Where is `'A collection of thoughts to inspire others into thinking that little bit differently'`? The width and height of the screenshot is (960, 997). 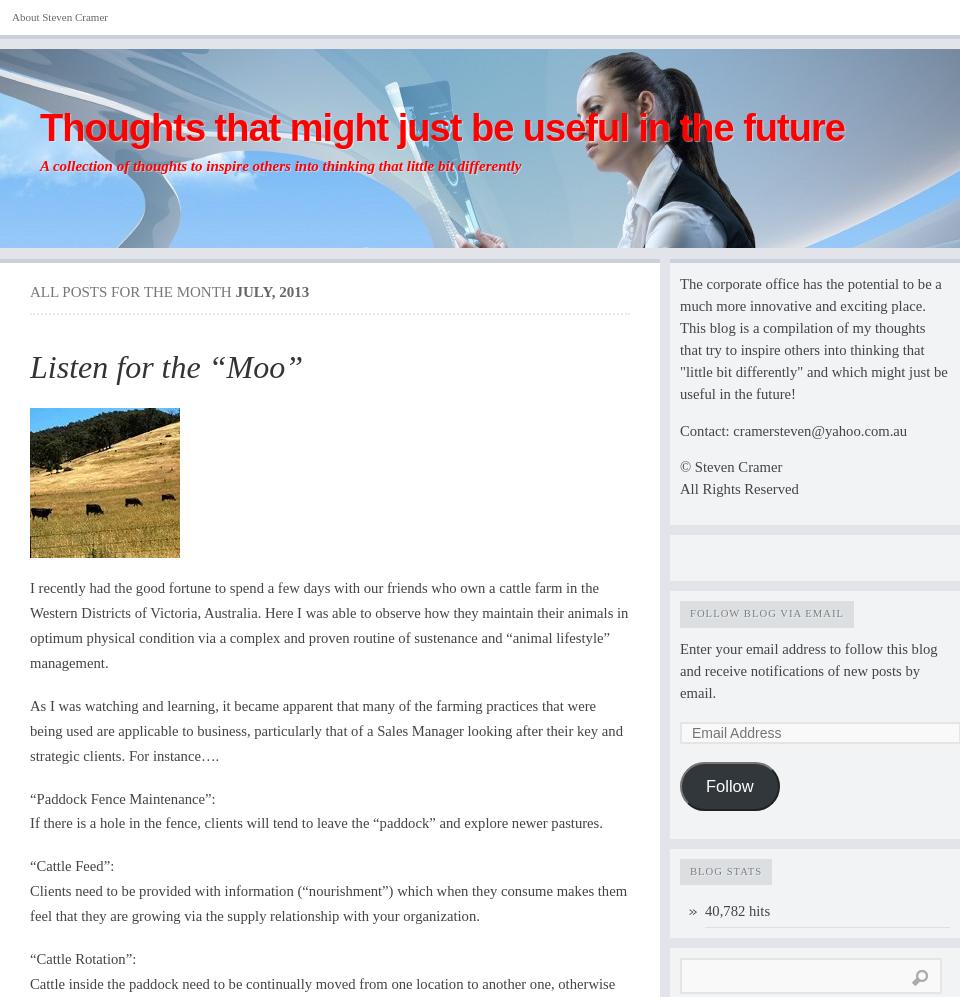
'A collection of thoughts to inspire others into thinking that little bit differently' is located at coordinates (279, 165).